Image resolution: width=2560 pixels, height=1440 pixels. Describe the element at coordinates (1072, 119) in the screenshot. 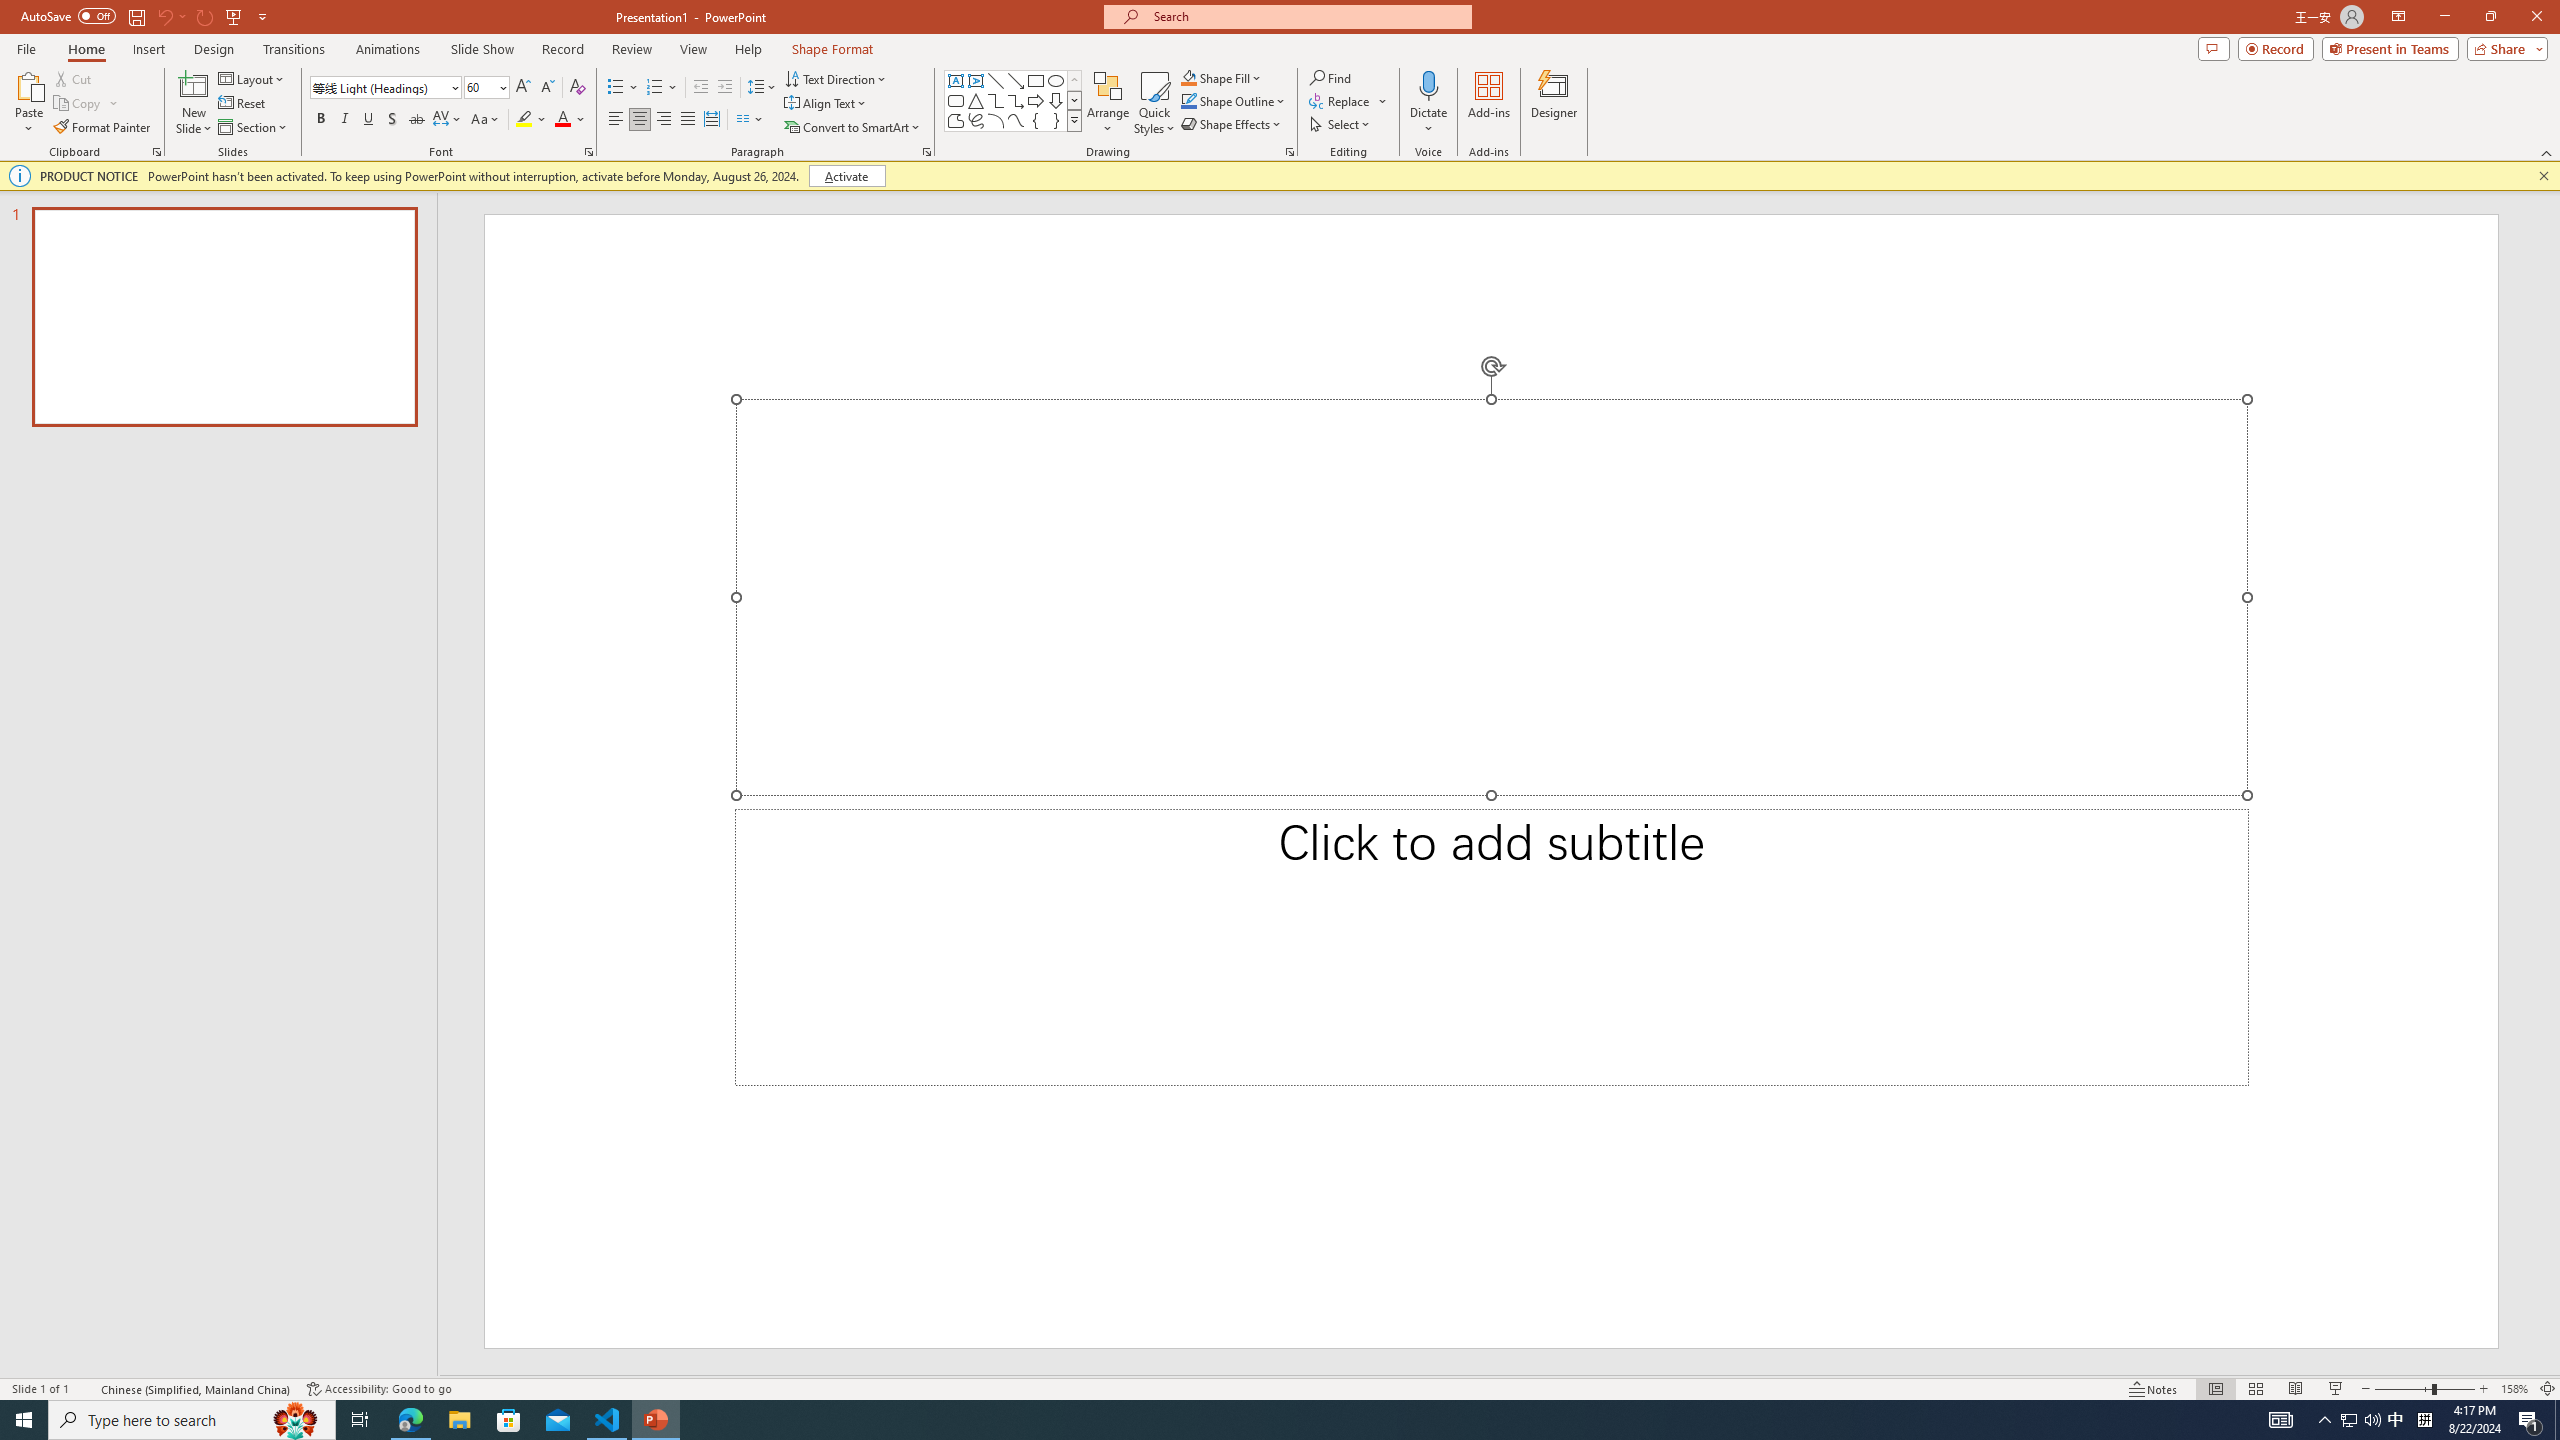

I see `'Class: NetUIImage'` at that location.